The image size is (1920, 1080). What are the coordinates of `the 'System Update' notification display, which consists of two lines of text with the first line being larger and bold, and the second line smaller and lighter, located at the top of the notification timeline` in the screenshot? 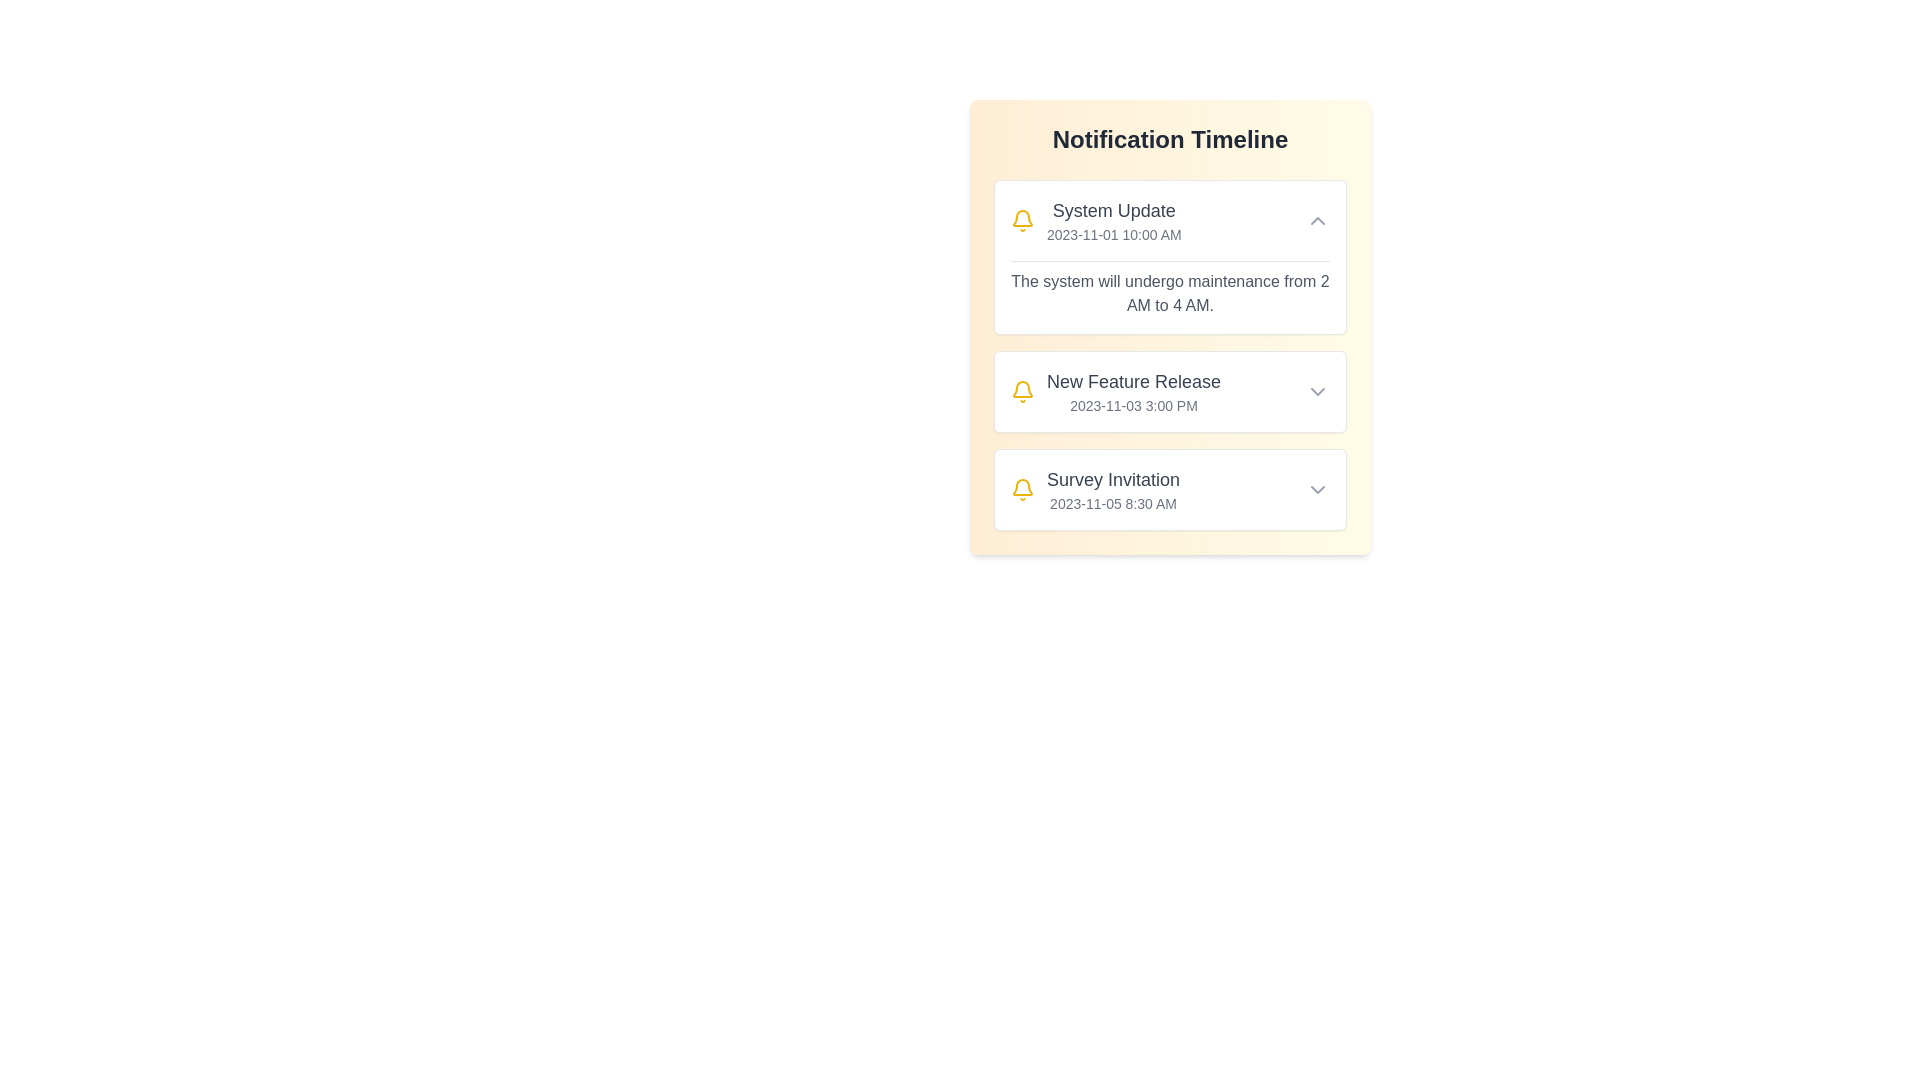 It's located at (1113, 220).